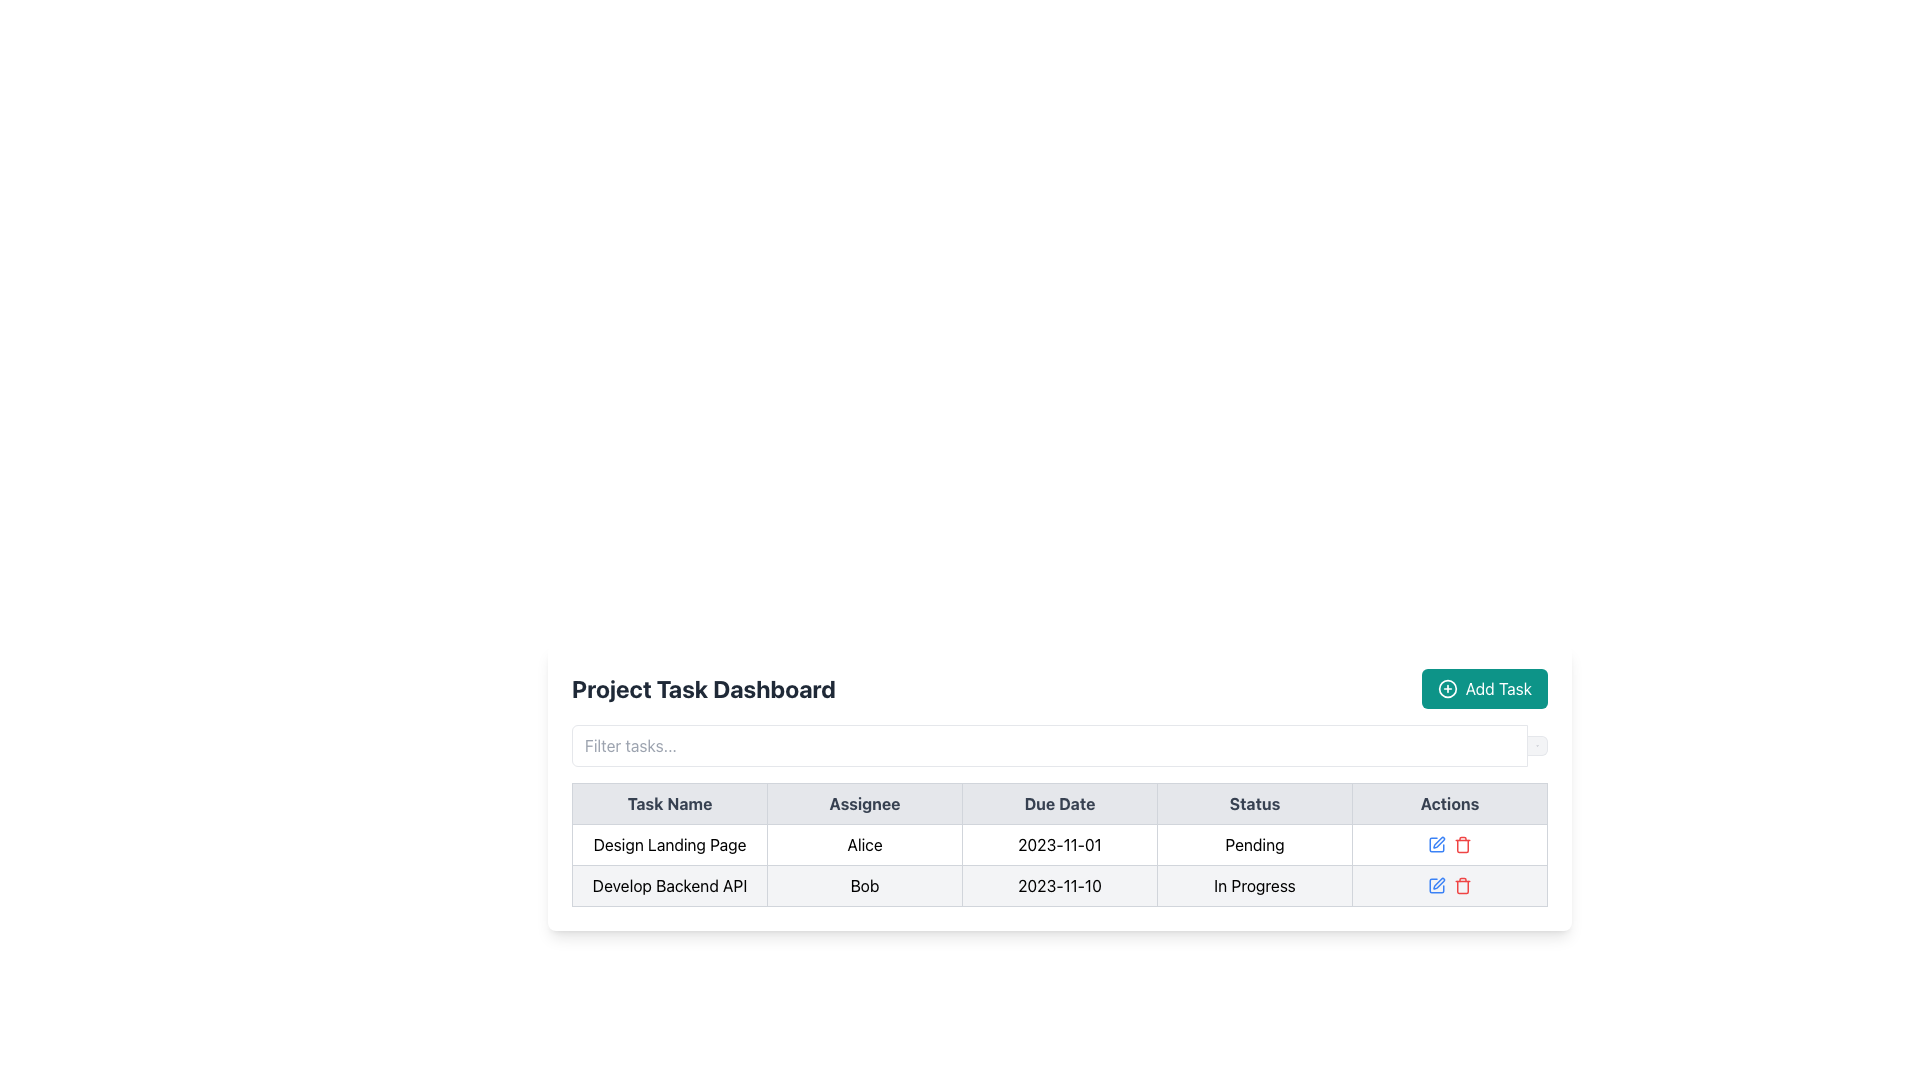 This screenshot has width=1920, height=1080. I want to click on the 'Due Date' column header in the table, which is the third header column positioned between 'Assignee' and 'Status', so click(1059, 802).